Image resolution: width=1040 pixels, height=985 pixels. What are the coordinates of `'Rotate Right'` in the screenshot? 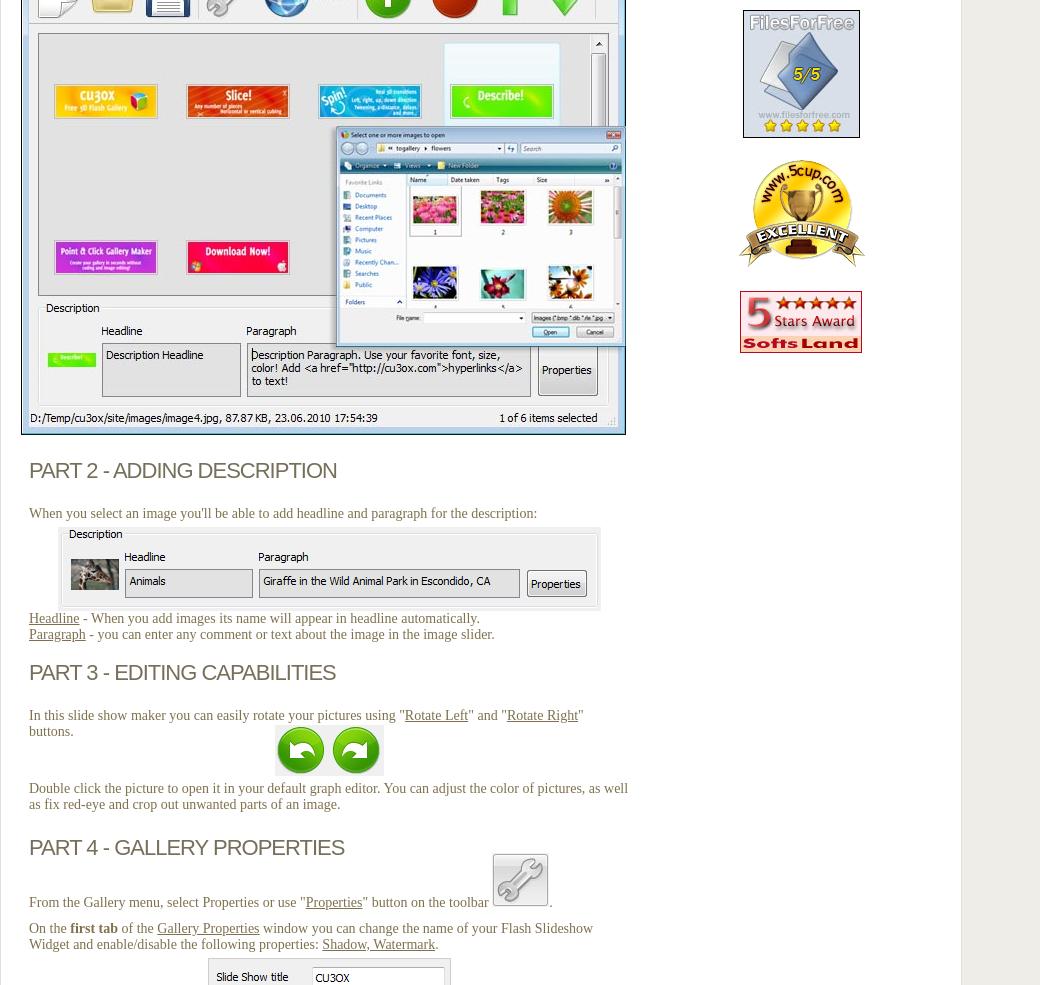 It's located at (541, 715).